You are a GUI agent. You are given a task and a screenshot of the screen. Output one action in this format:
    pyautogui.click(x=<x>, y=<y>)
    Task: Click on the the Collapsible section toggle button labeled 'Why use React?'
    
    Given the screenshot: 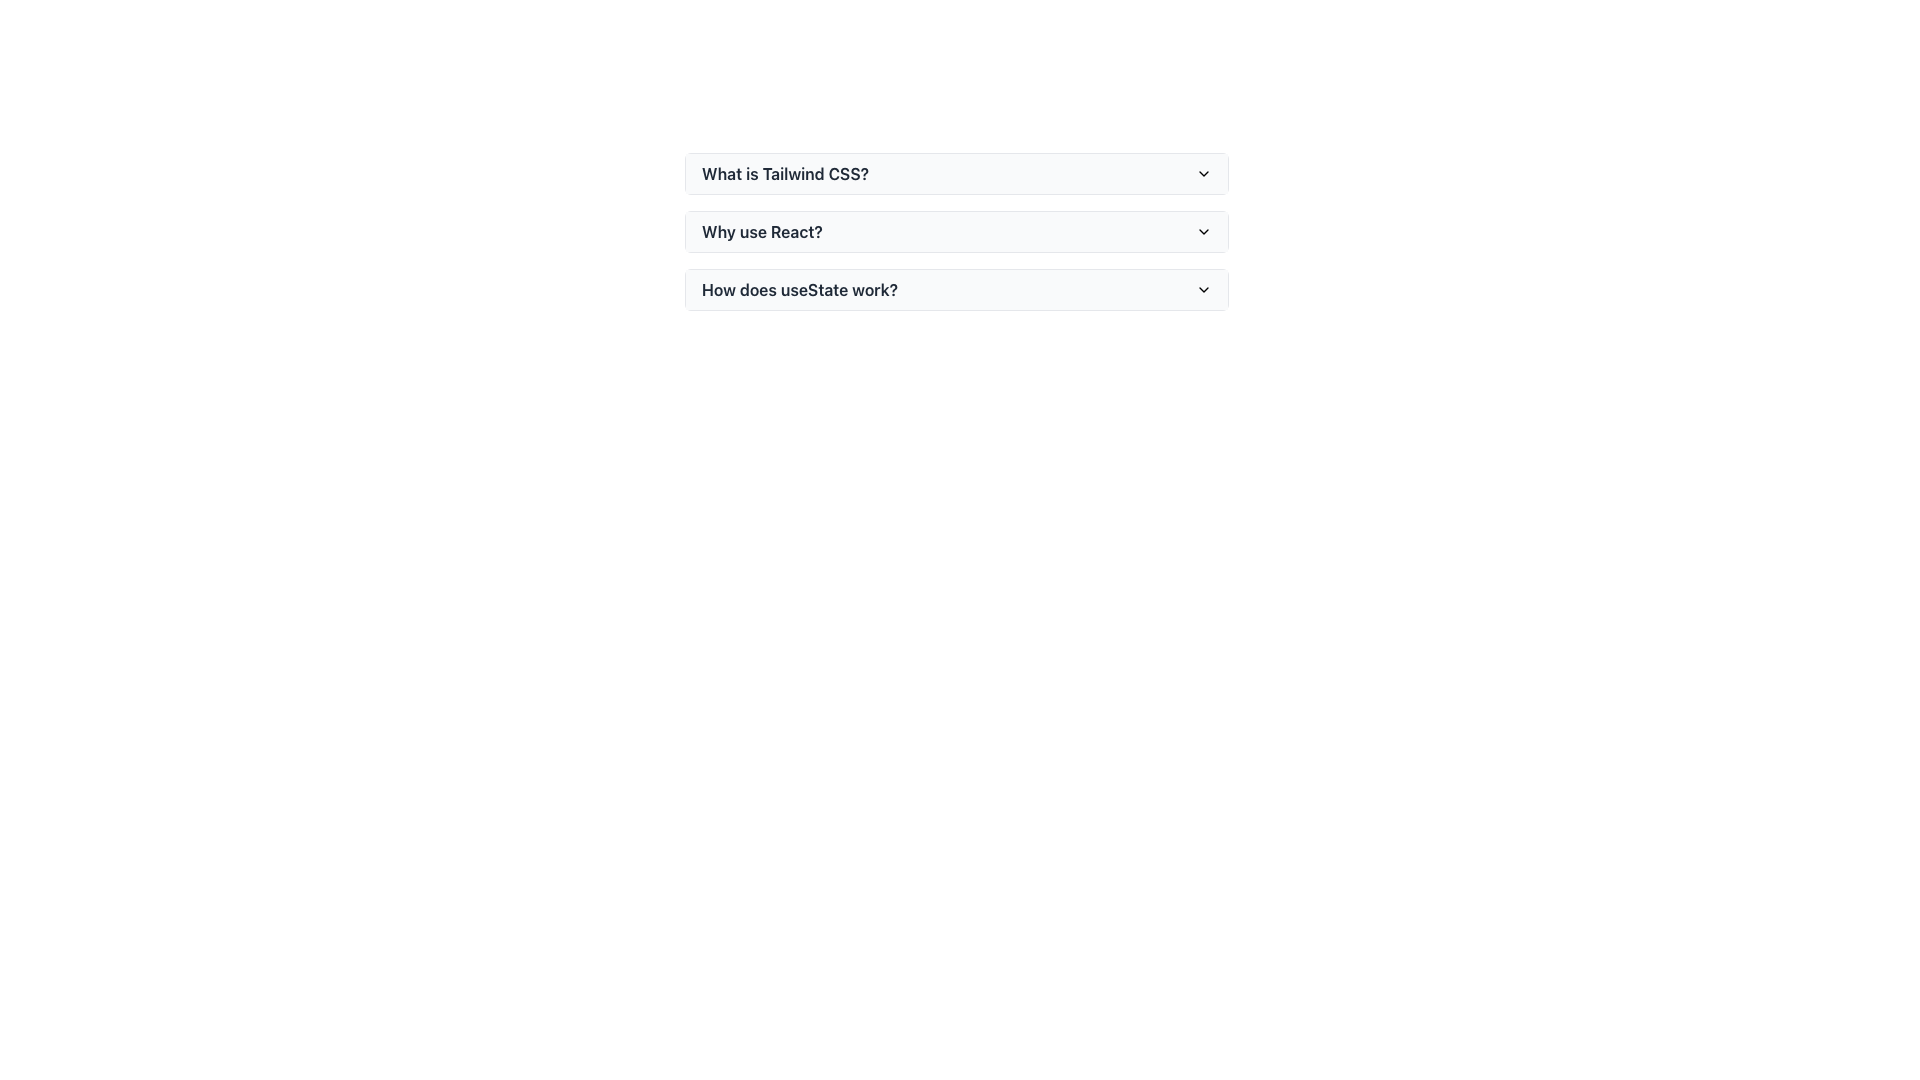 What is the action you would take?
    pyautogui.click(x=955, y=230)
    